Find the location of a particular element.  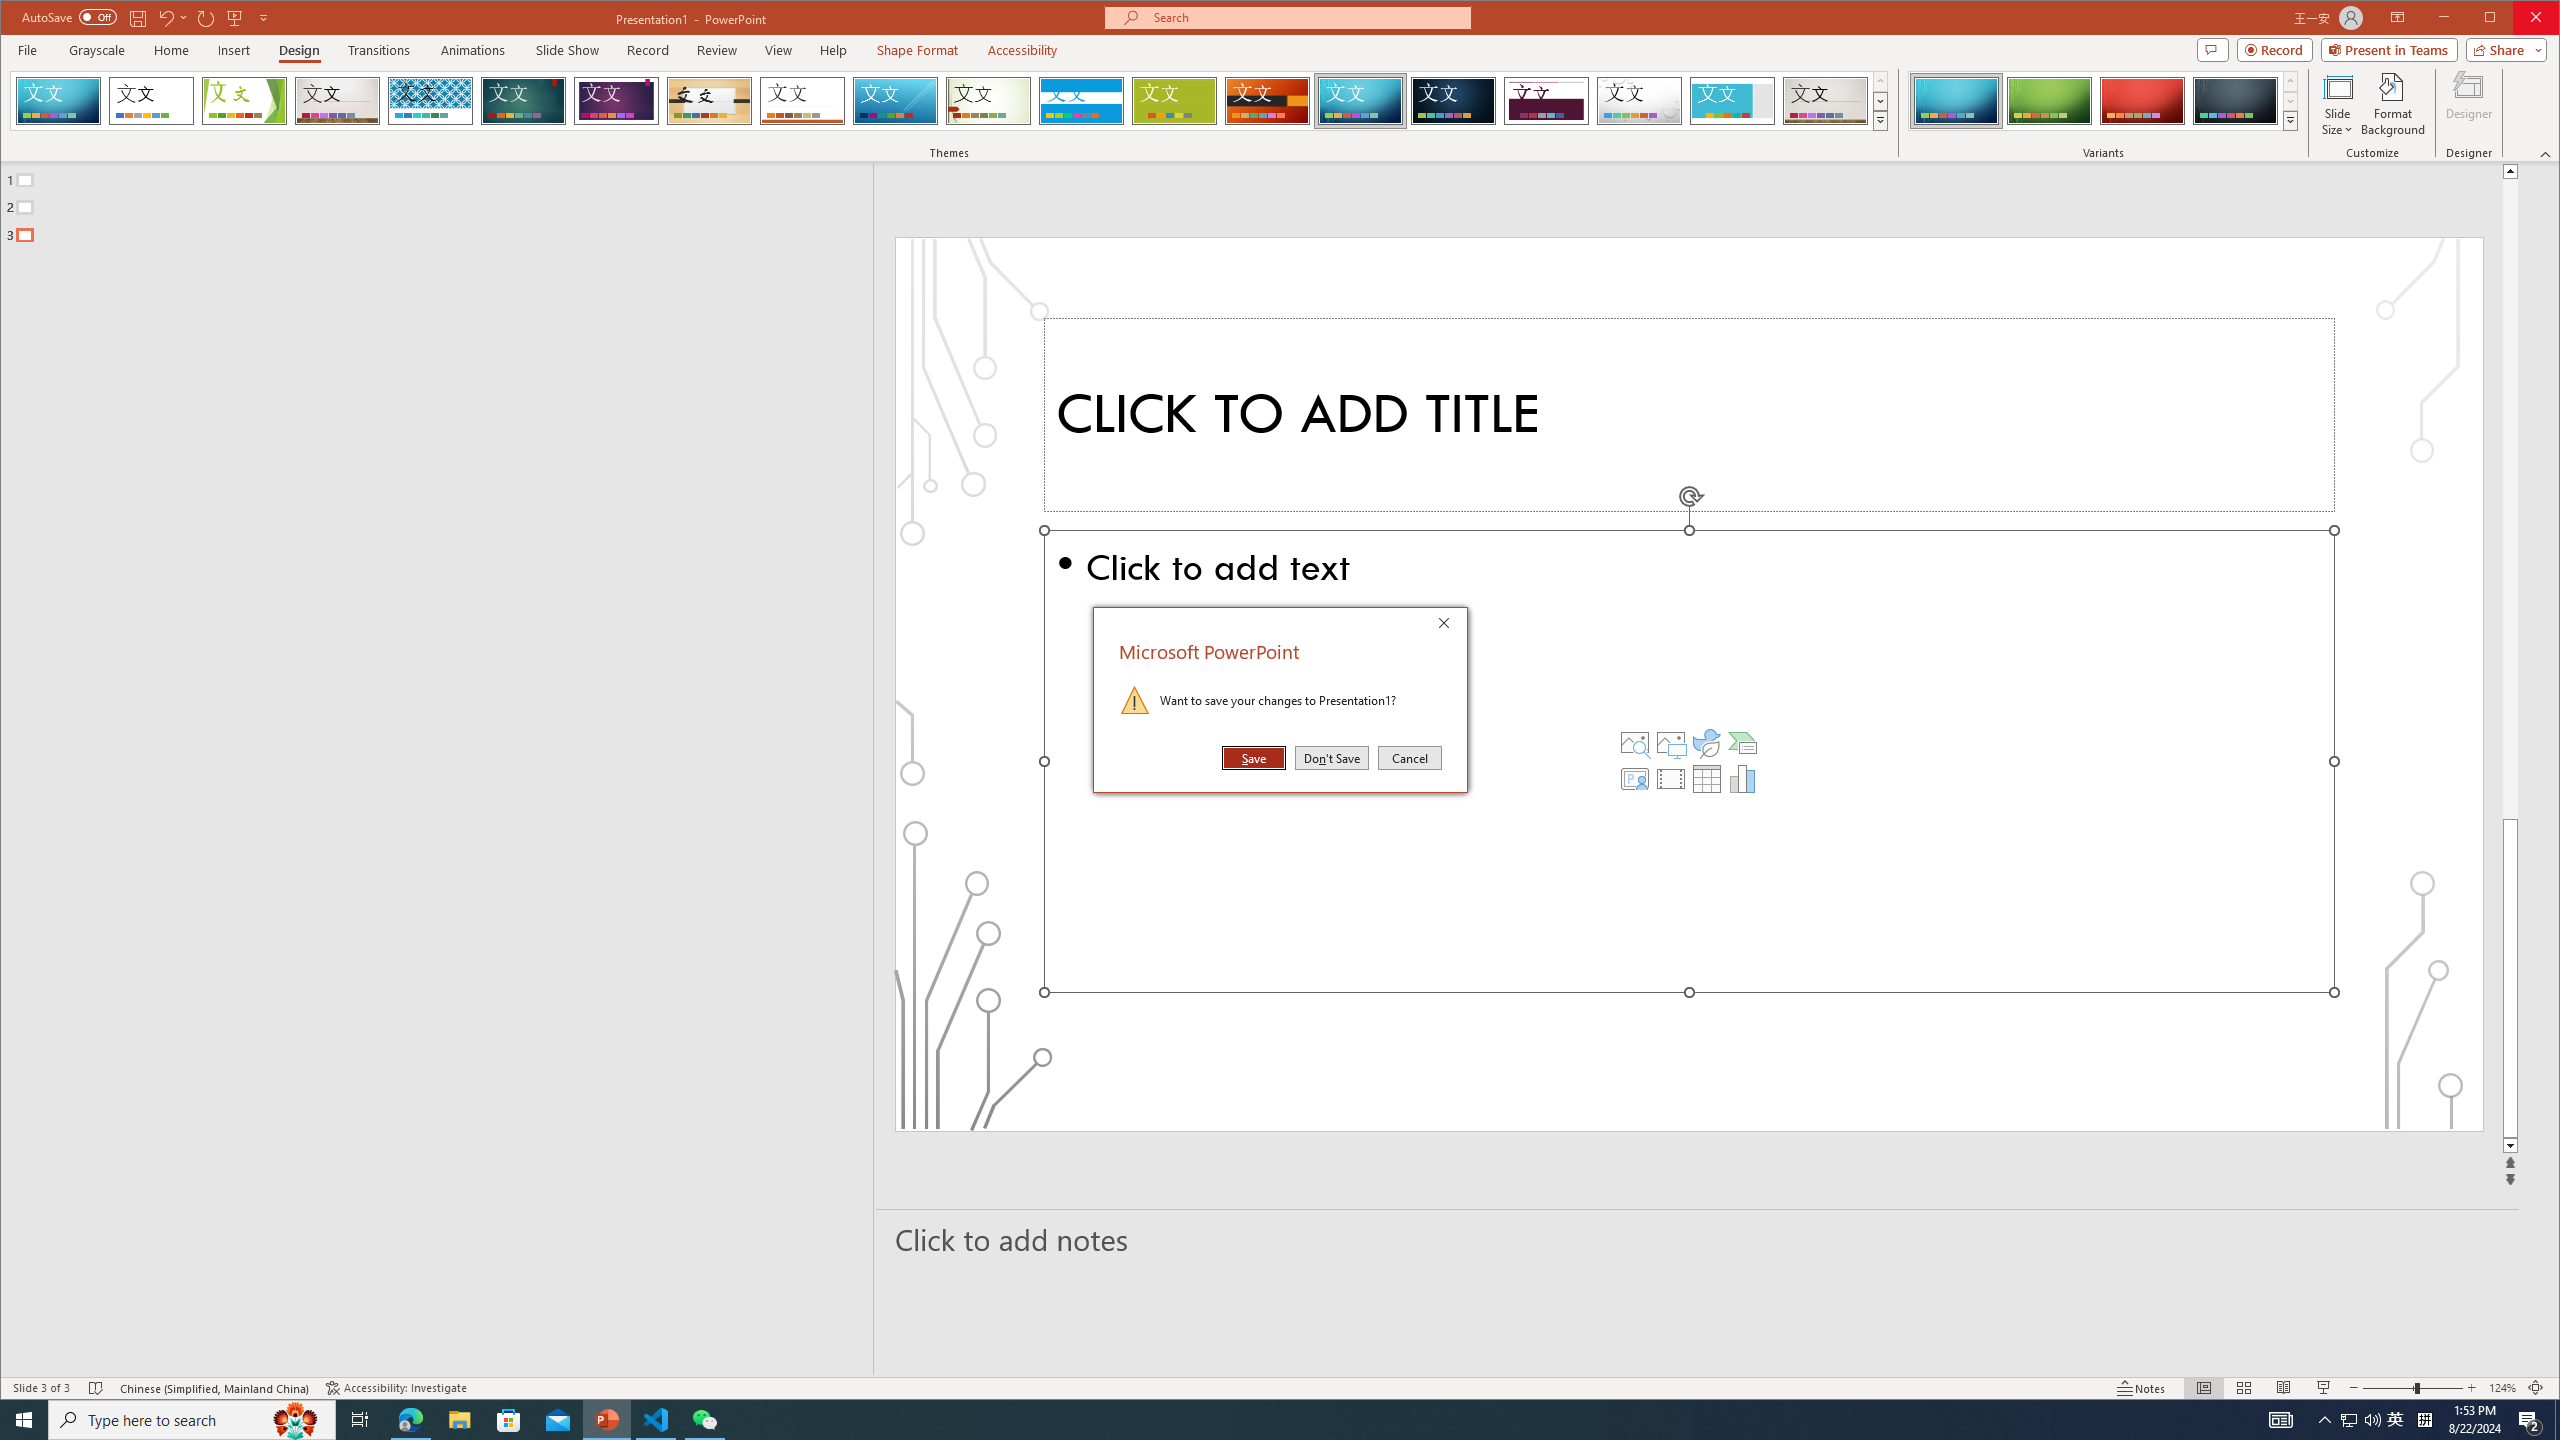

'Designer' is located at coordinates (2470, 103).